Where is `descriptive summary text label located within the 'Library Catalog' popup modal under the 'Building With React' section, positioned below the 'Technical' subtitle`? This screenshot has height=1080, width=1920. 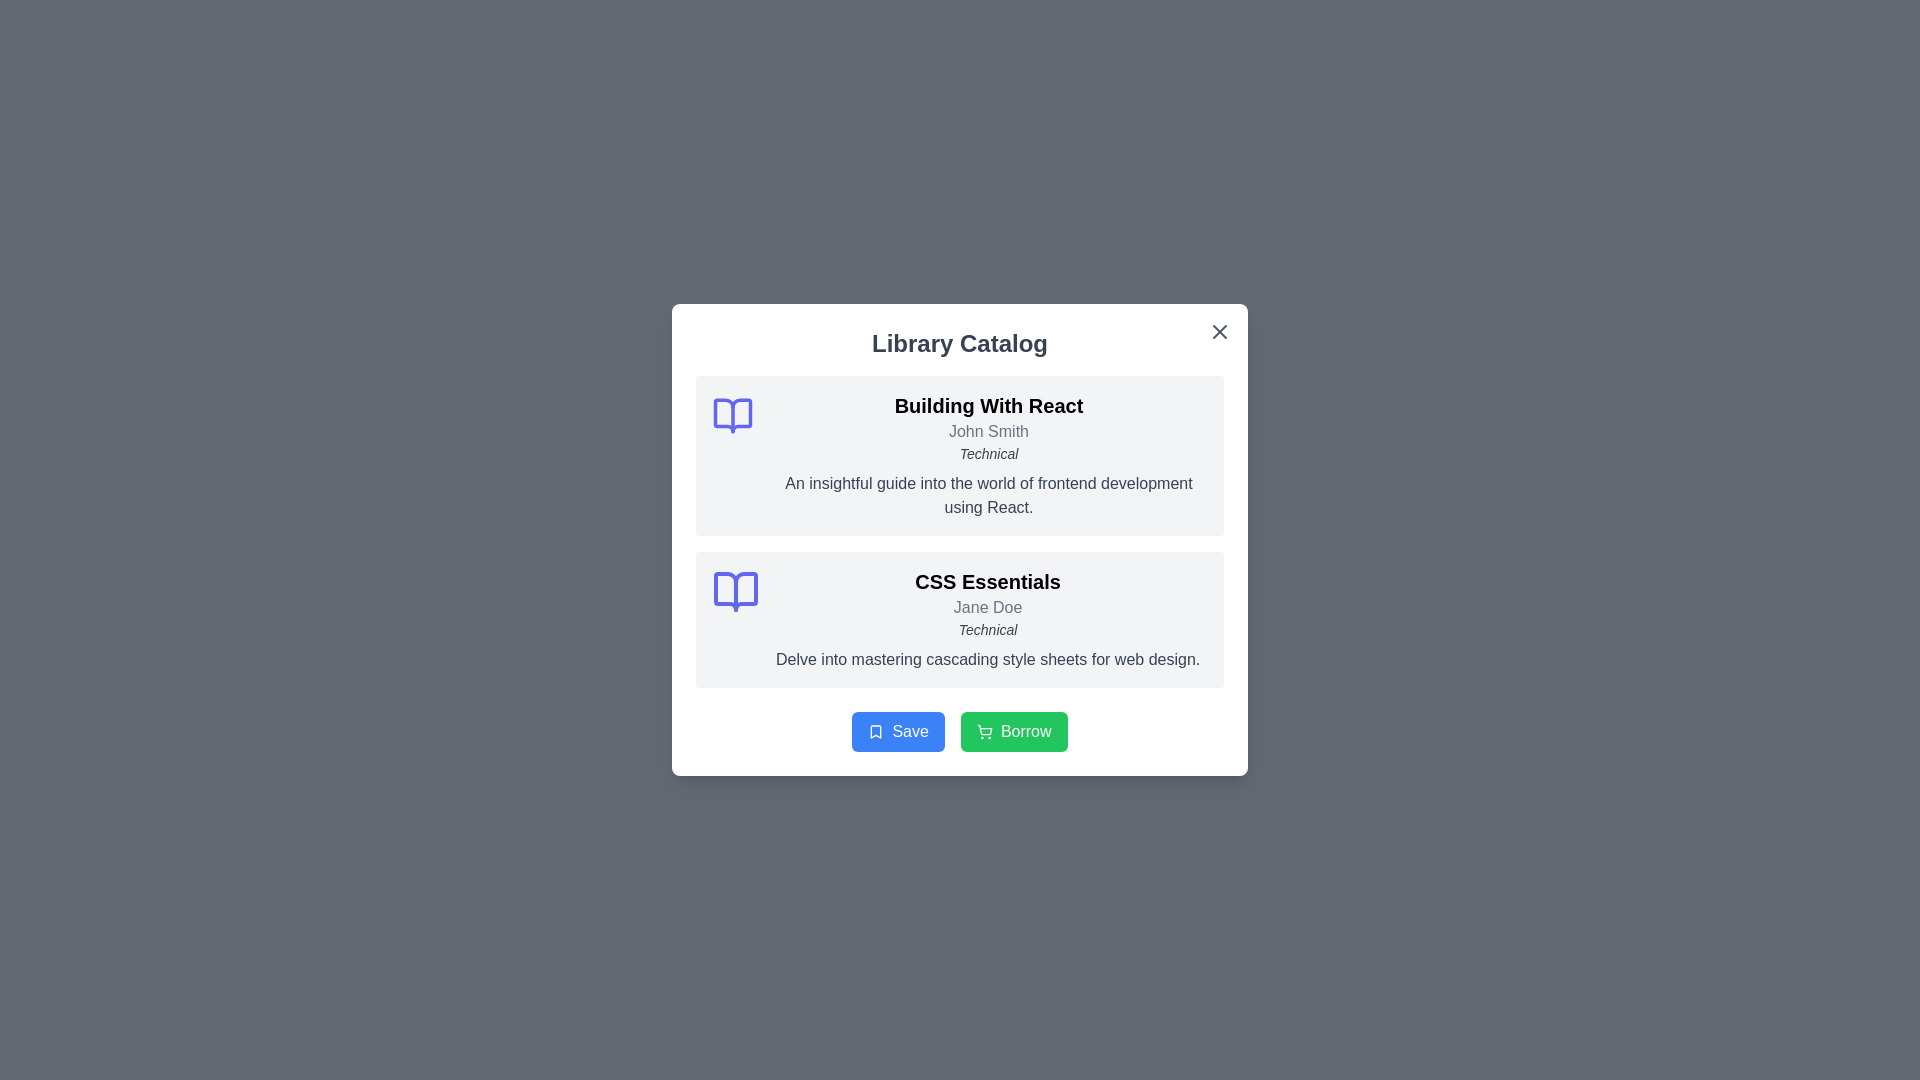 descriptive summary text label located within the 'Library Catalog' popup modal under the 'Building With React' section, positioned below the 'Technical' subtitle is located at coordinates (988, 495).